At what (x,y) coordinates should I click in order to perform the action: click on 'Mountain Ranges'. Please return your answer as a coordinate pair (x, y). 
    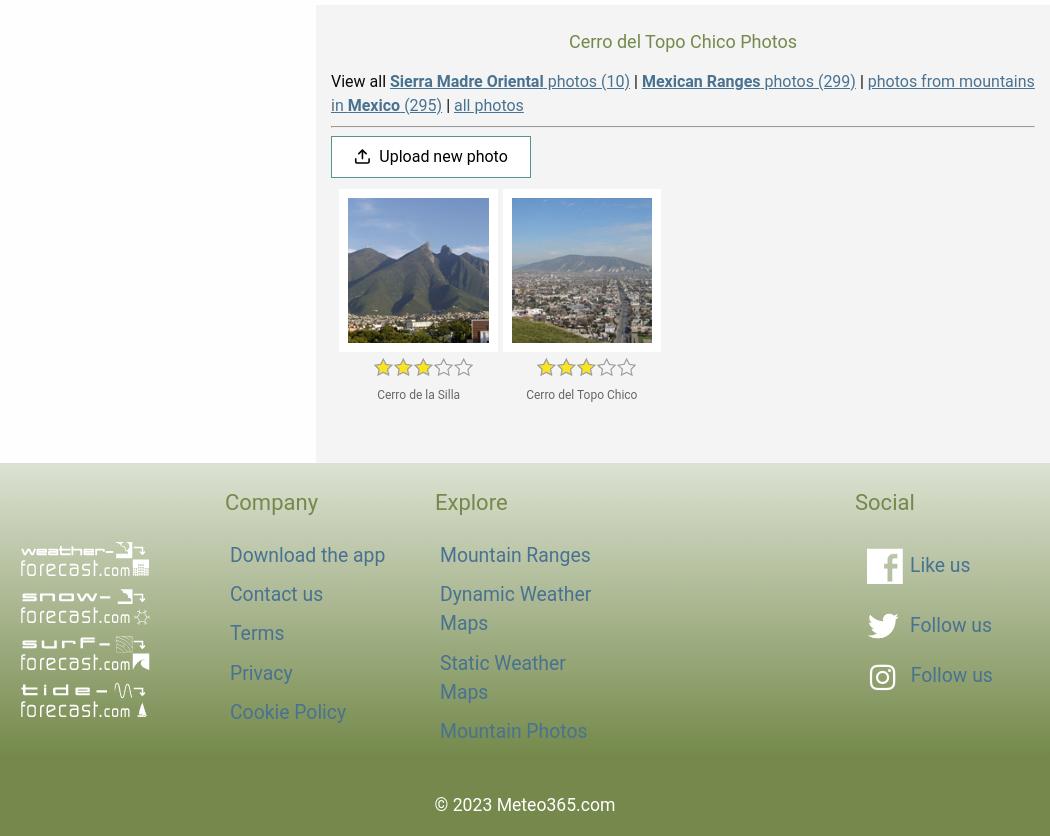
    Looking at the image, I should click on (514, 554).